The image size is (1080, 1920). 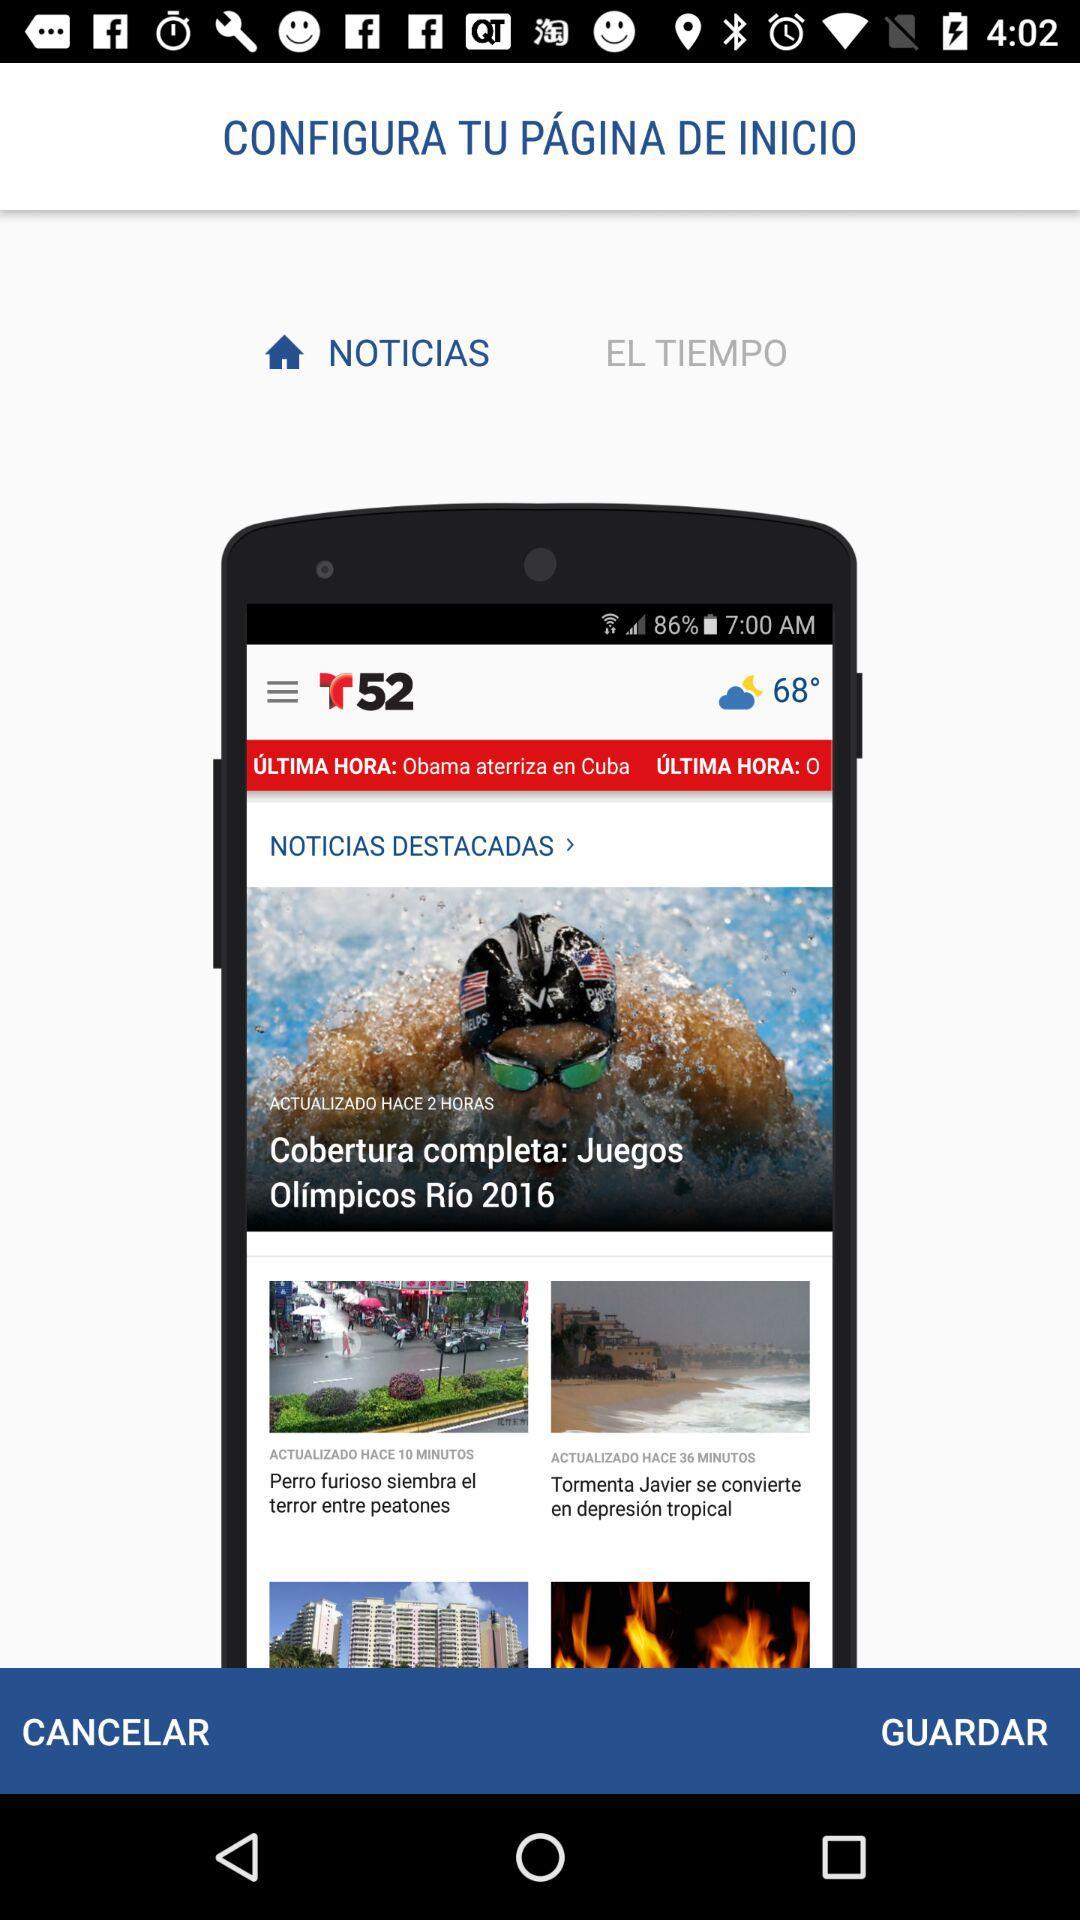 I want to click on the el tiempo, so click(x=690, y=351).